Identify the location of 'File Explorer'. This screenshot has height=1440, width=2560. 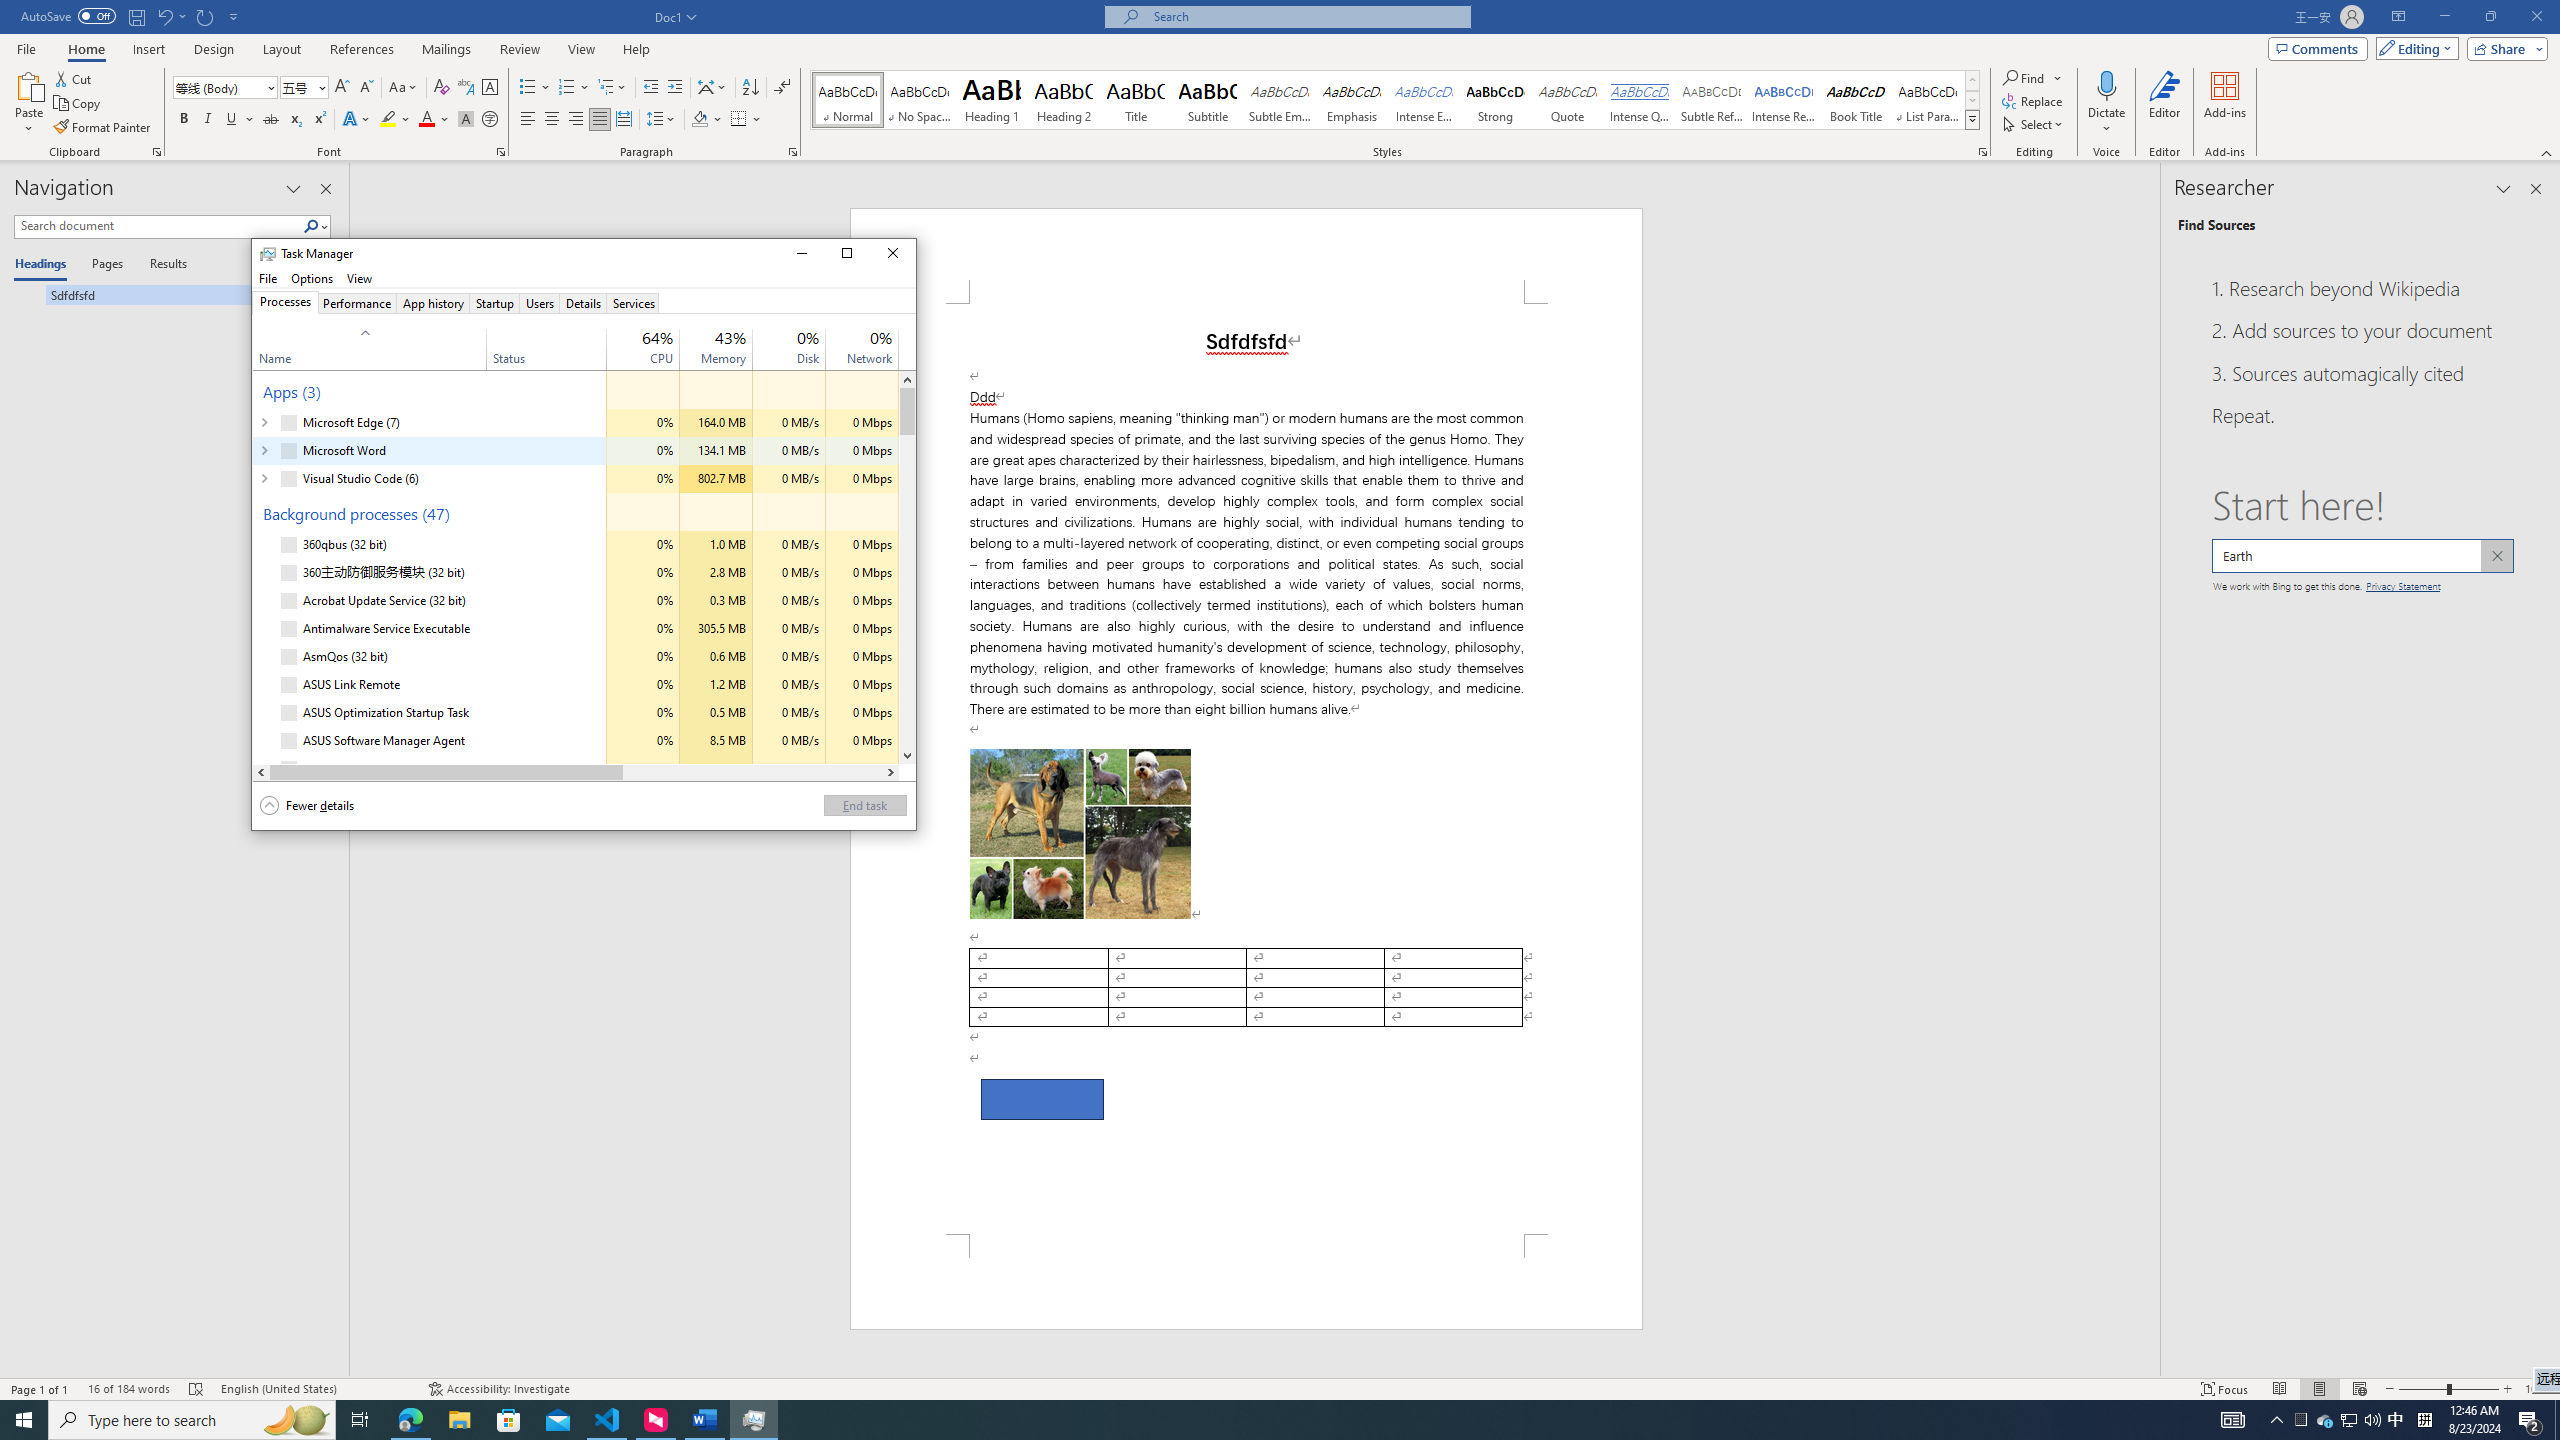
(458, 1418).